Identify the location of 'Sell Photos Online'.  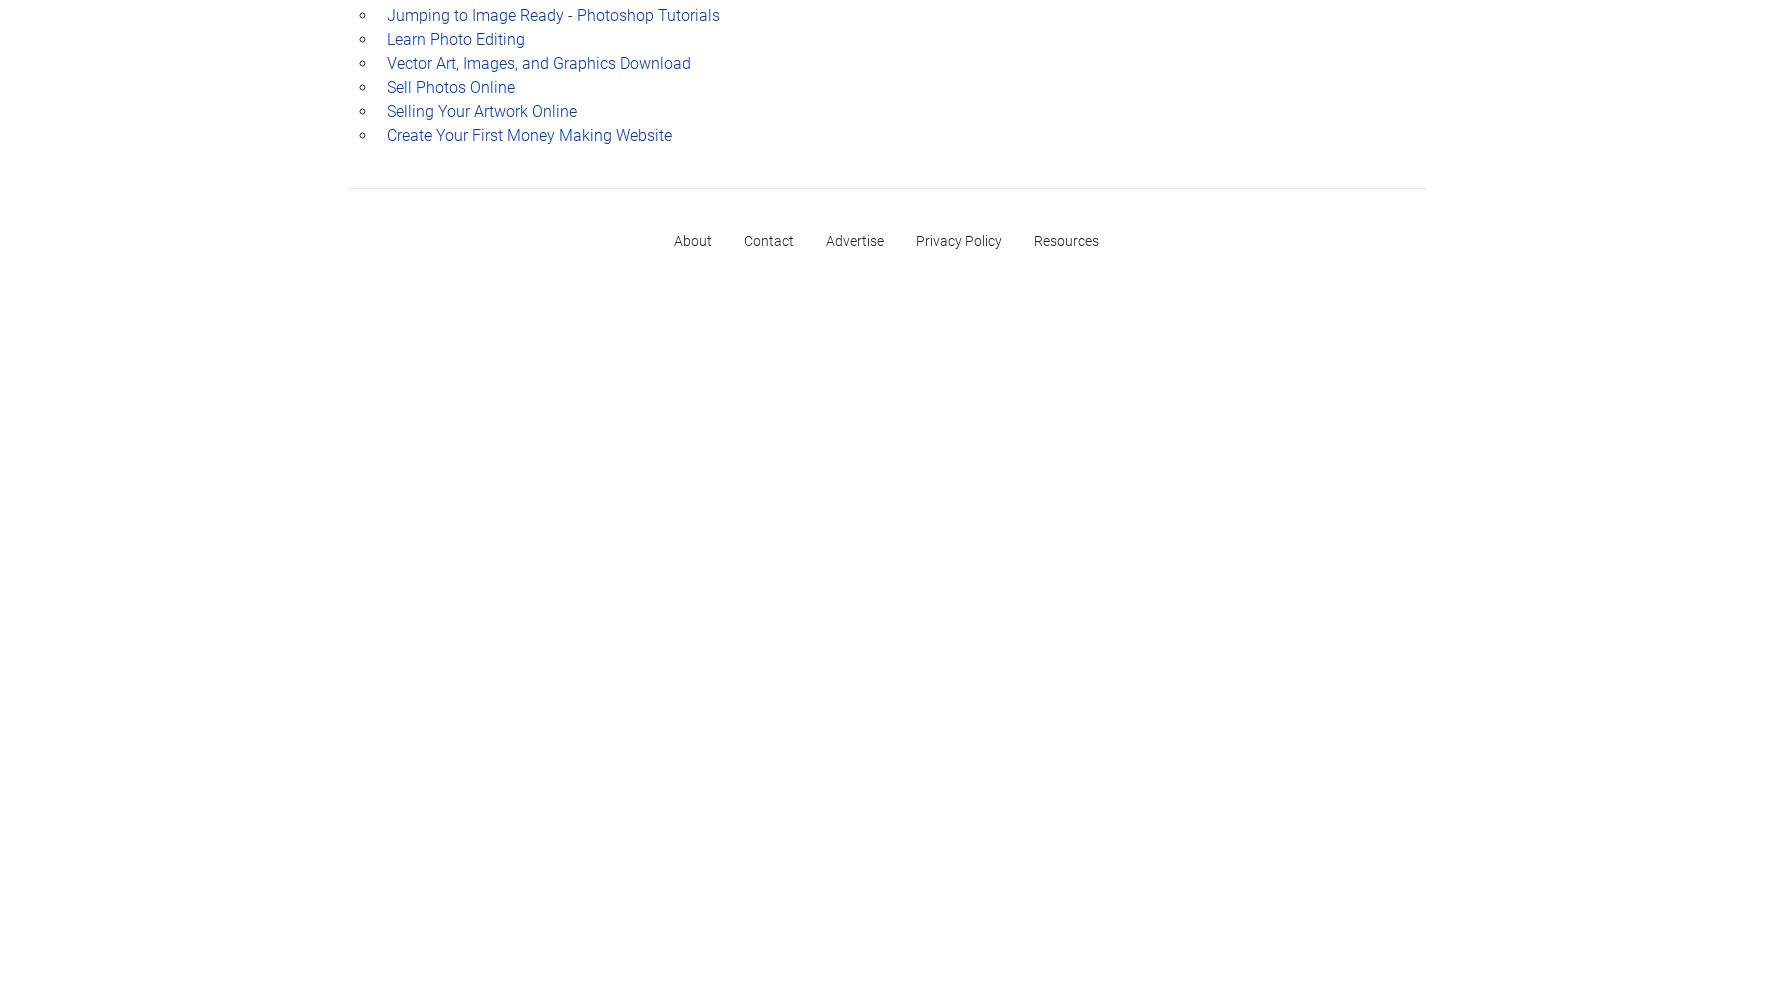
(448, 85).